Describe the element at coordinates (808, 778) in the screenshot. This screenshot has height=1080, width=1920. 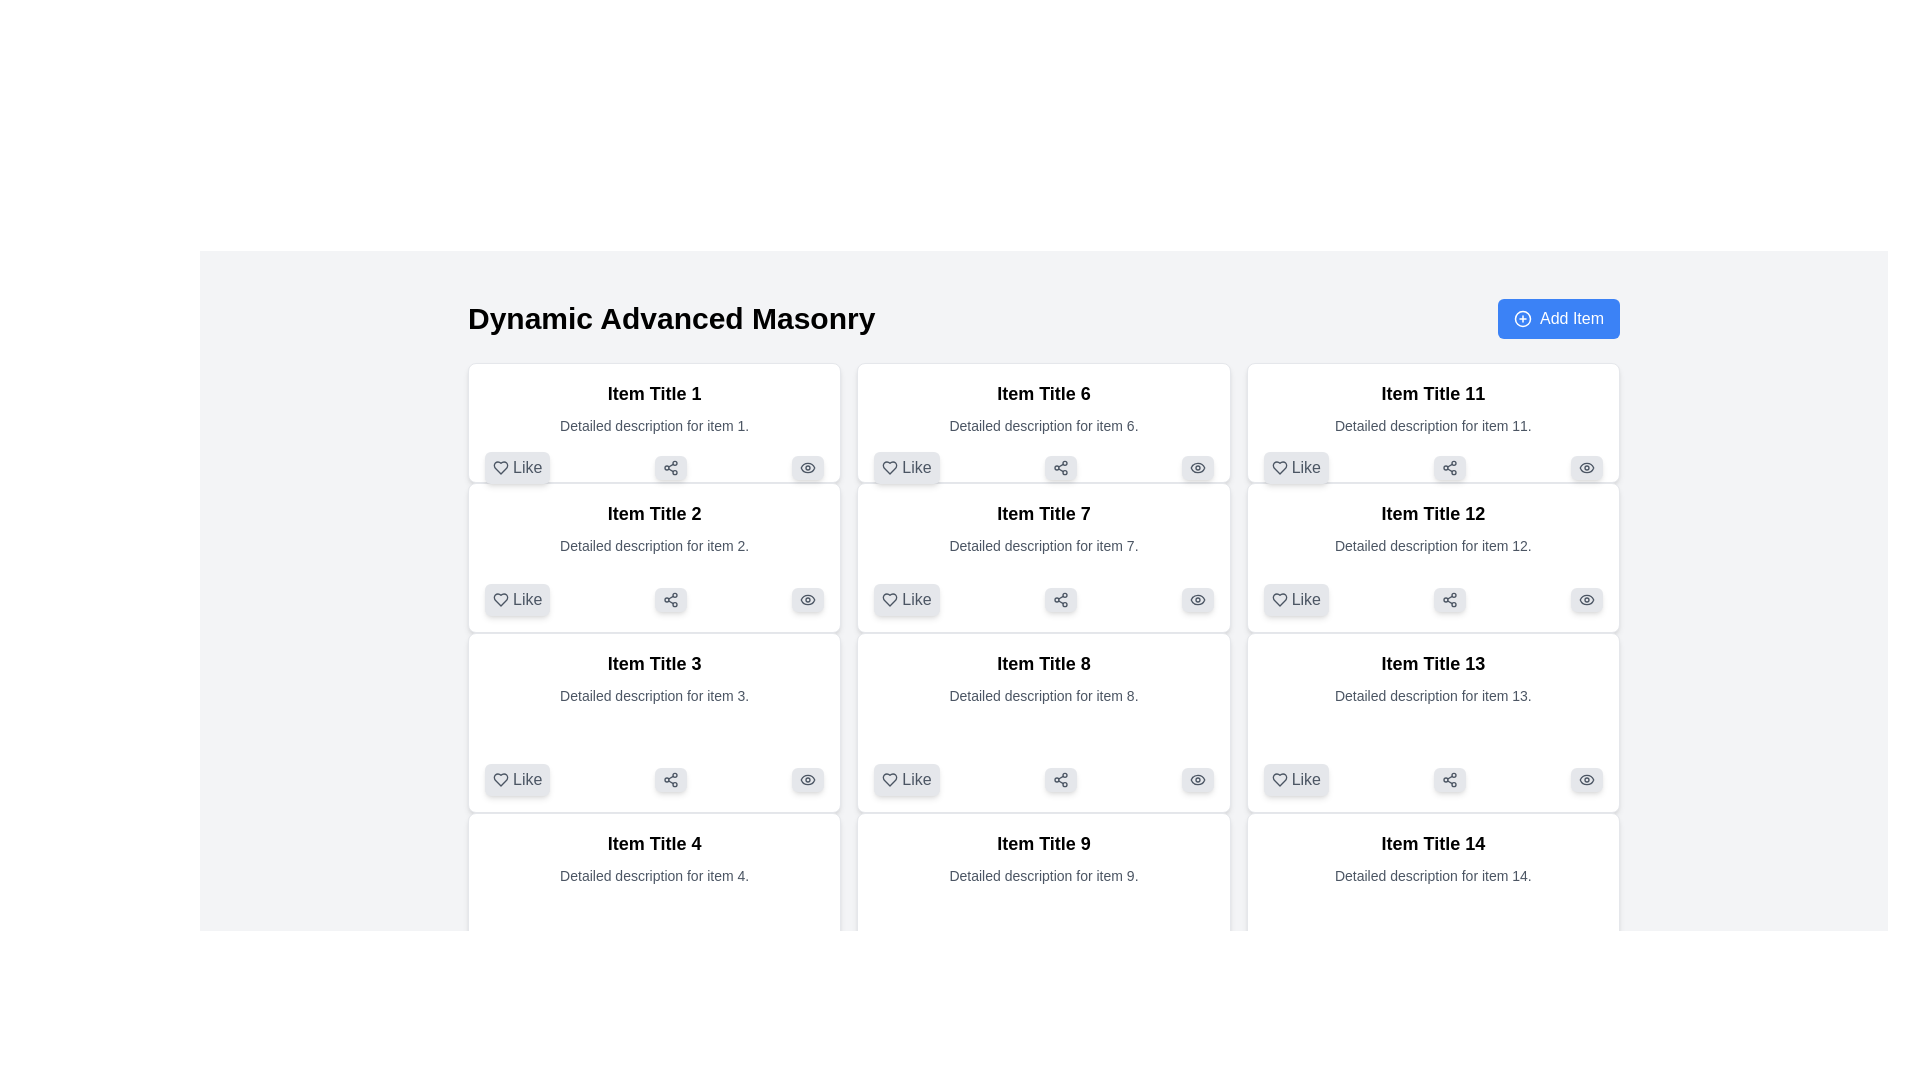
I see `the eye icon button within the 'Item Title 3' section` at that location.